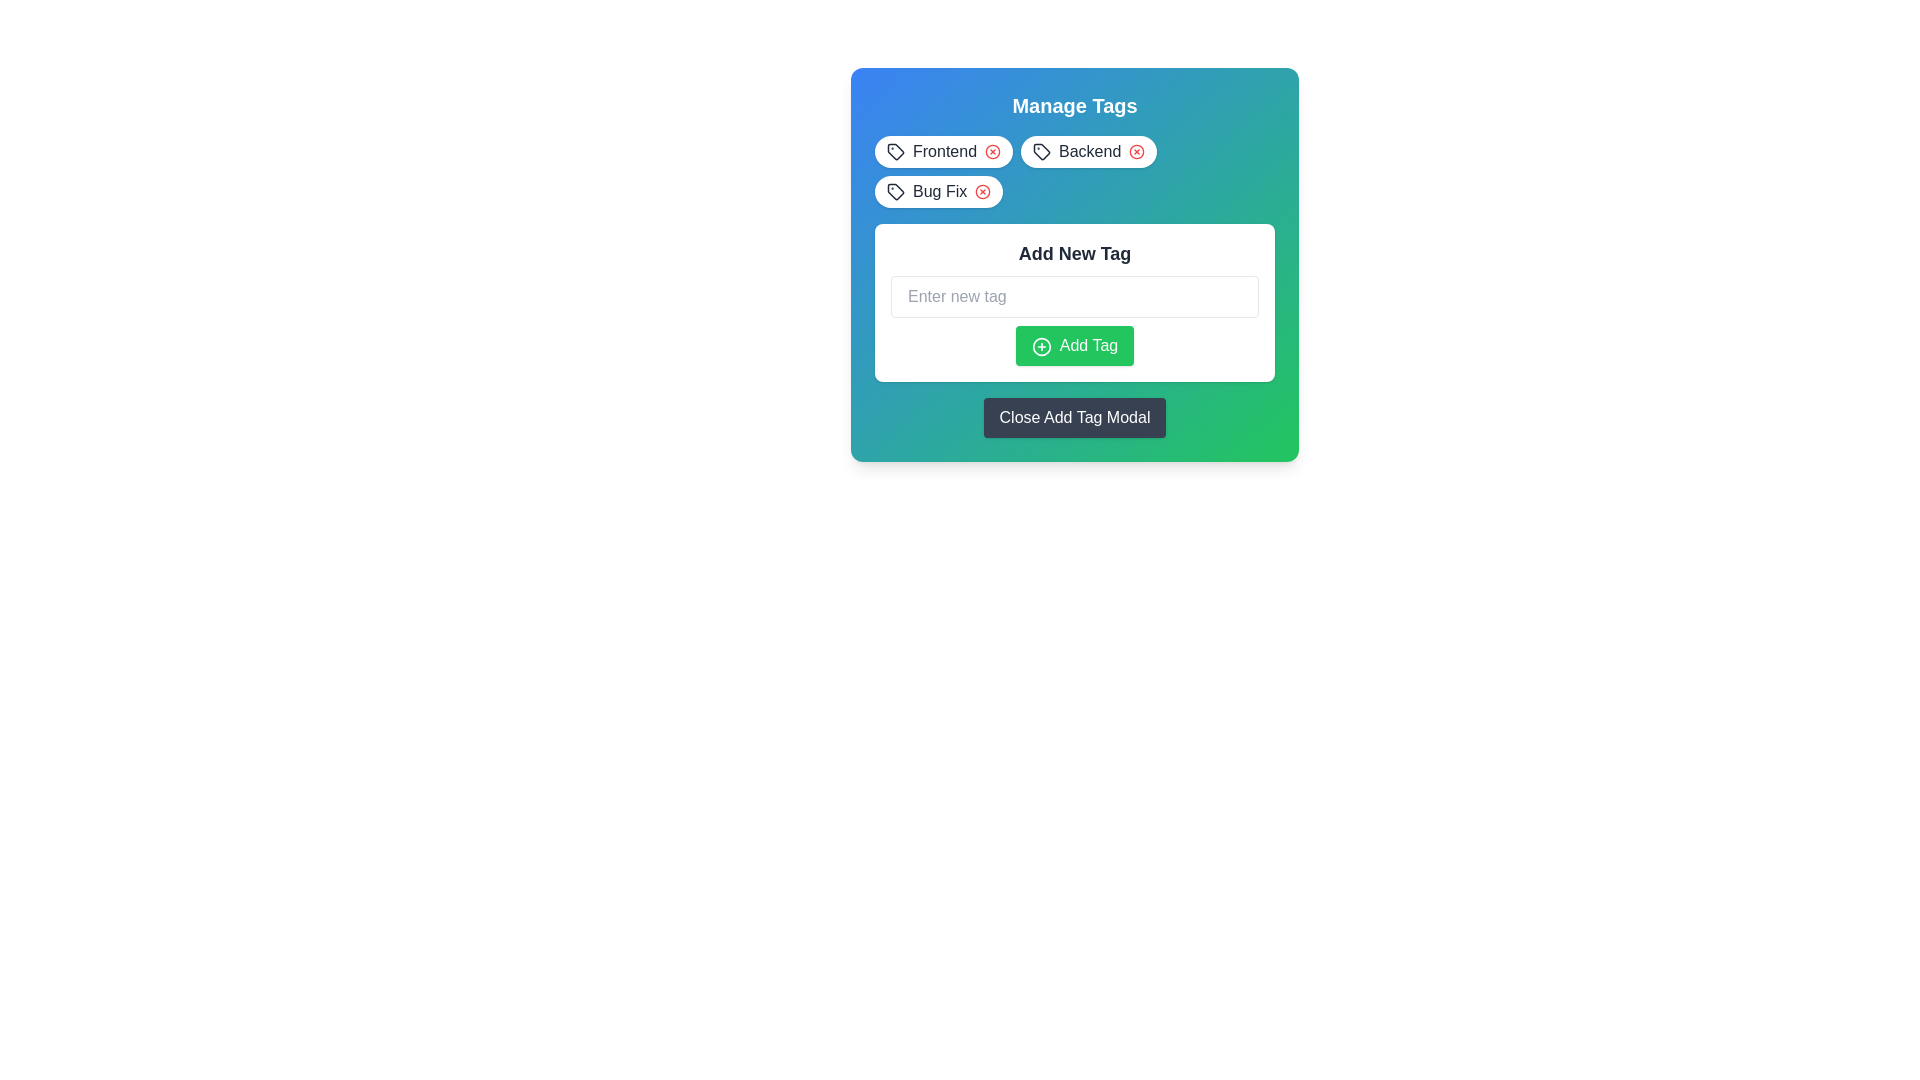  Describe the element at coordinates (1074, 416) in the screenshot. I see `the 'Close Add Tag Modal' button, which is a rectangular button with white text on a dark gray background, located at the lower part of the modal interface` at that location.